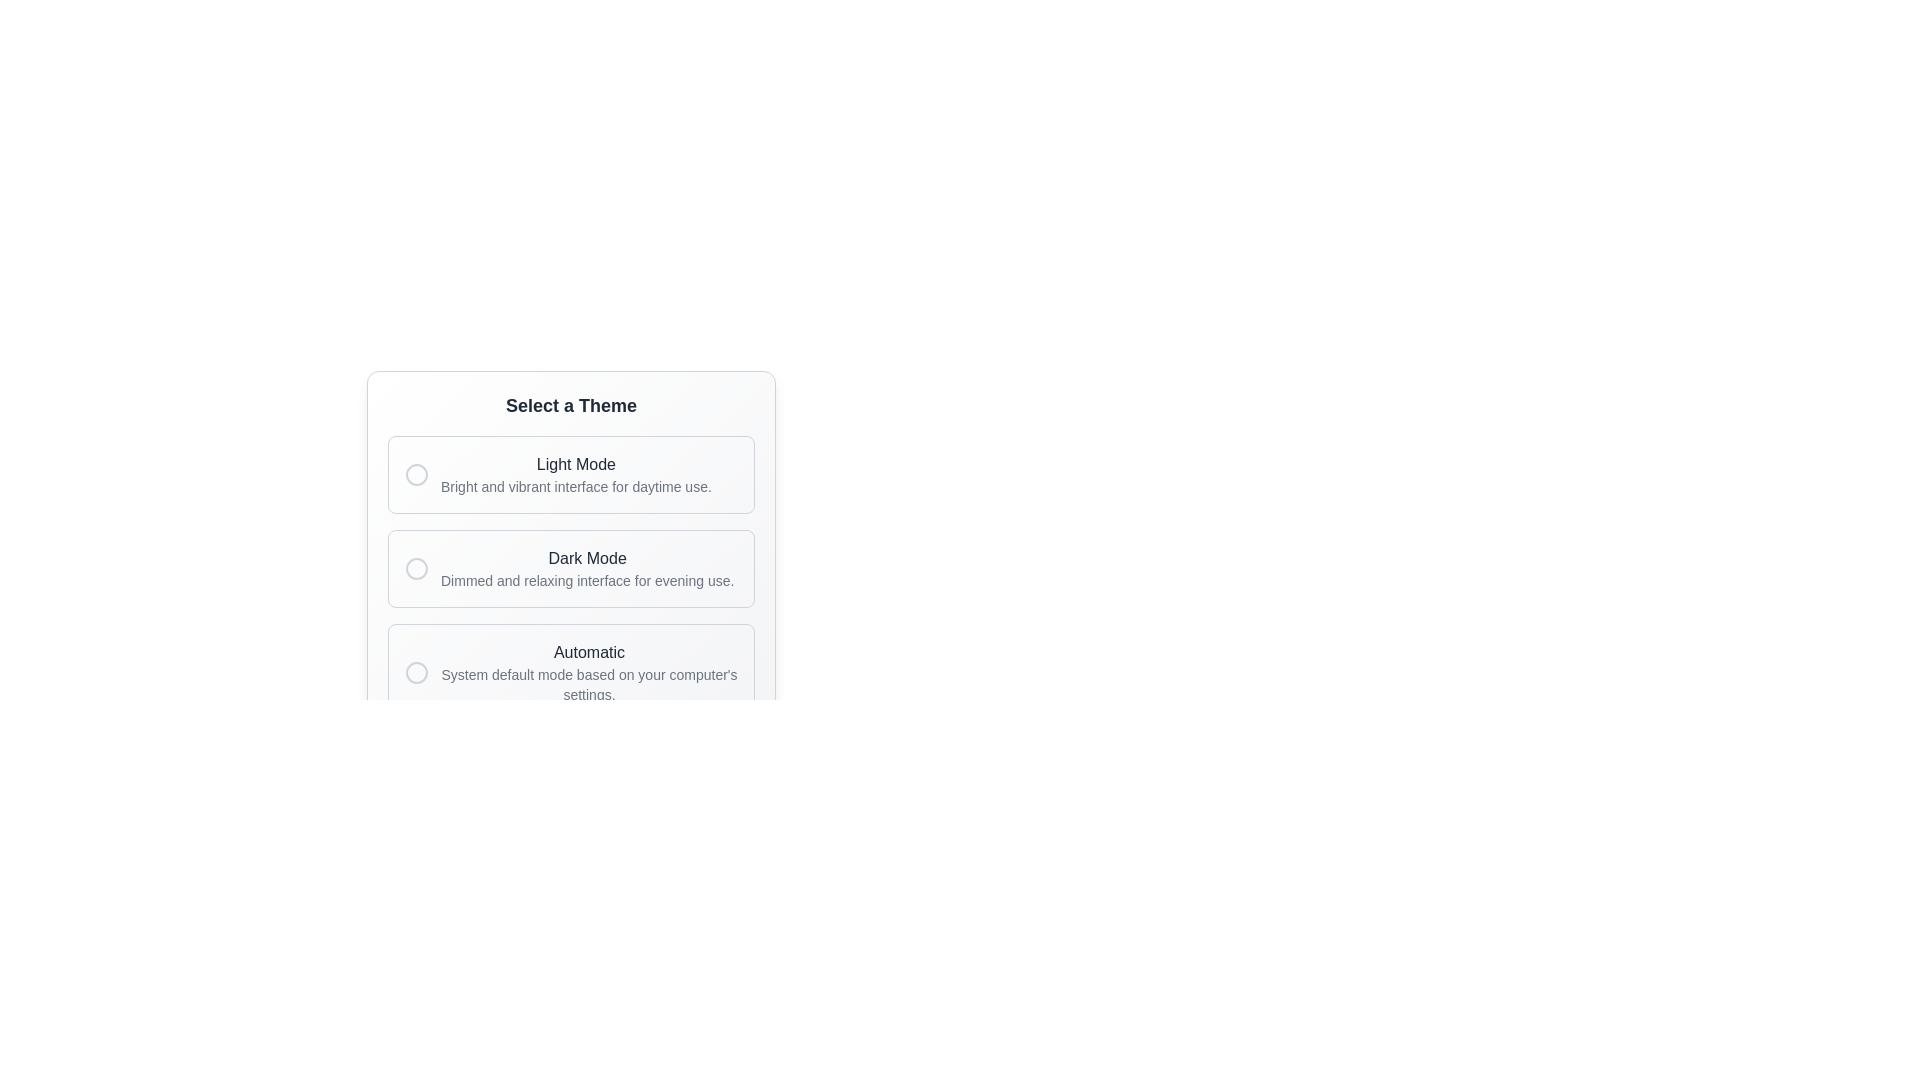 Image resolution: width=1920 pixels, height=1080 pixels. What do you see at coordinates (588, 672) in the screenshot?
I see `the 'Automatic' theme text block located in the bottom card of the settings interface, which is directly below the 'Dark Mode' option` at bounding box center [588, 672].